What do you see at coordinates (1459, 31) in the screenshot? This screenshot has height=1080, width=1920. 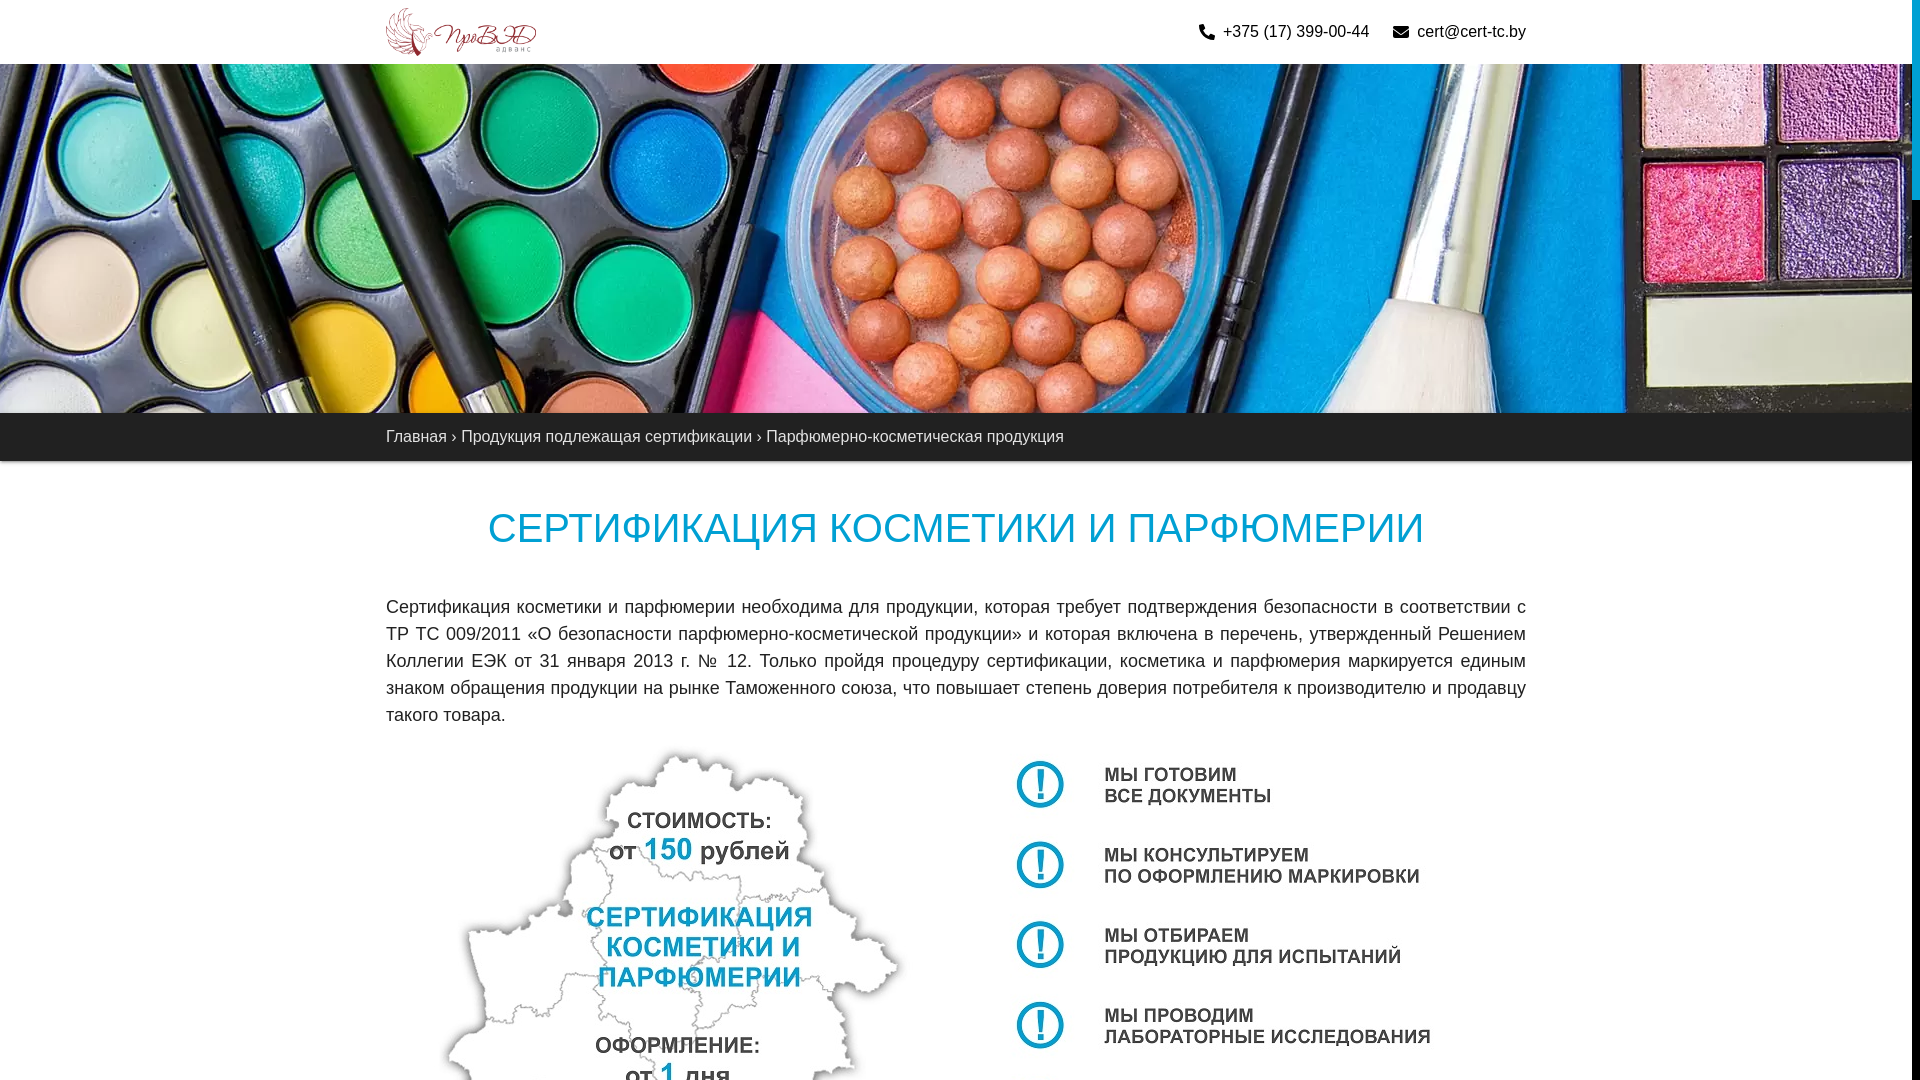 I see `'cert@cert-tc.by'` at bounding box center [1459, 31].